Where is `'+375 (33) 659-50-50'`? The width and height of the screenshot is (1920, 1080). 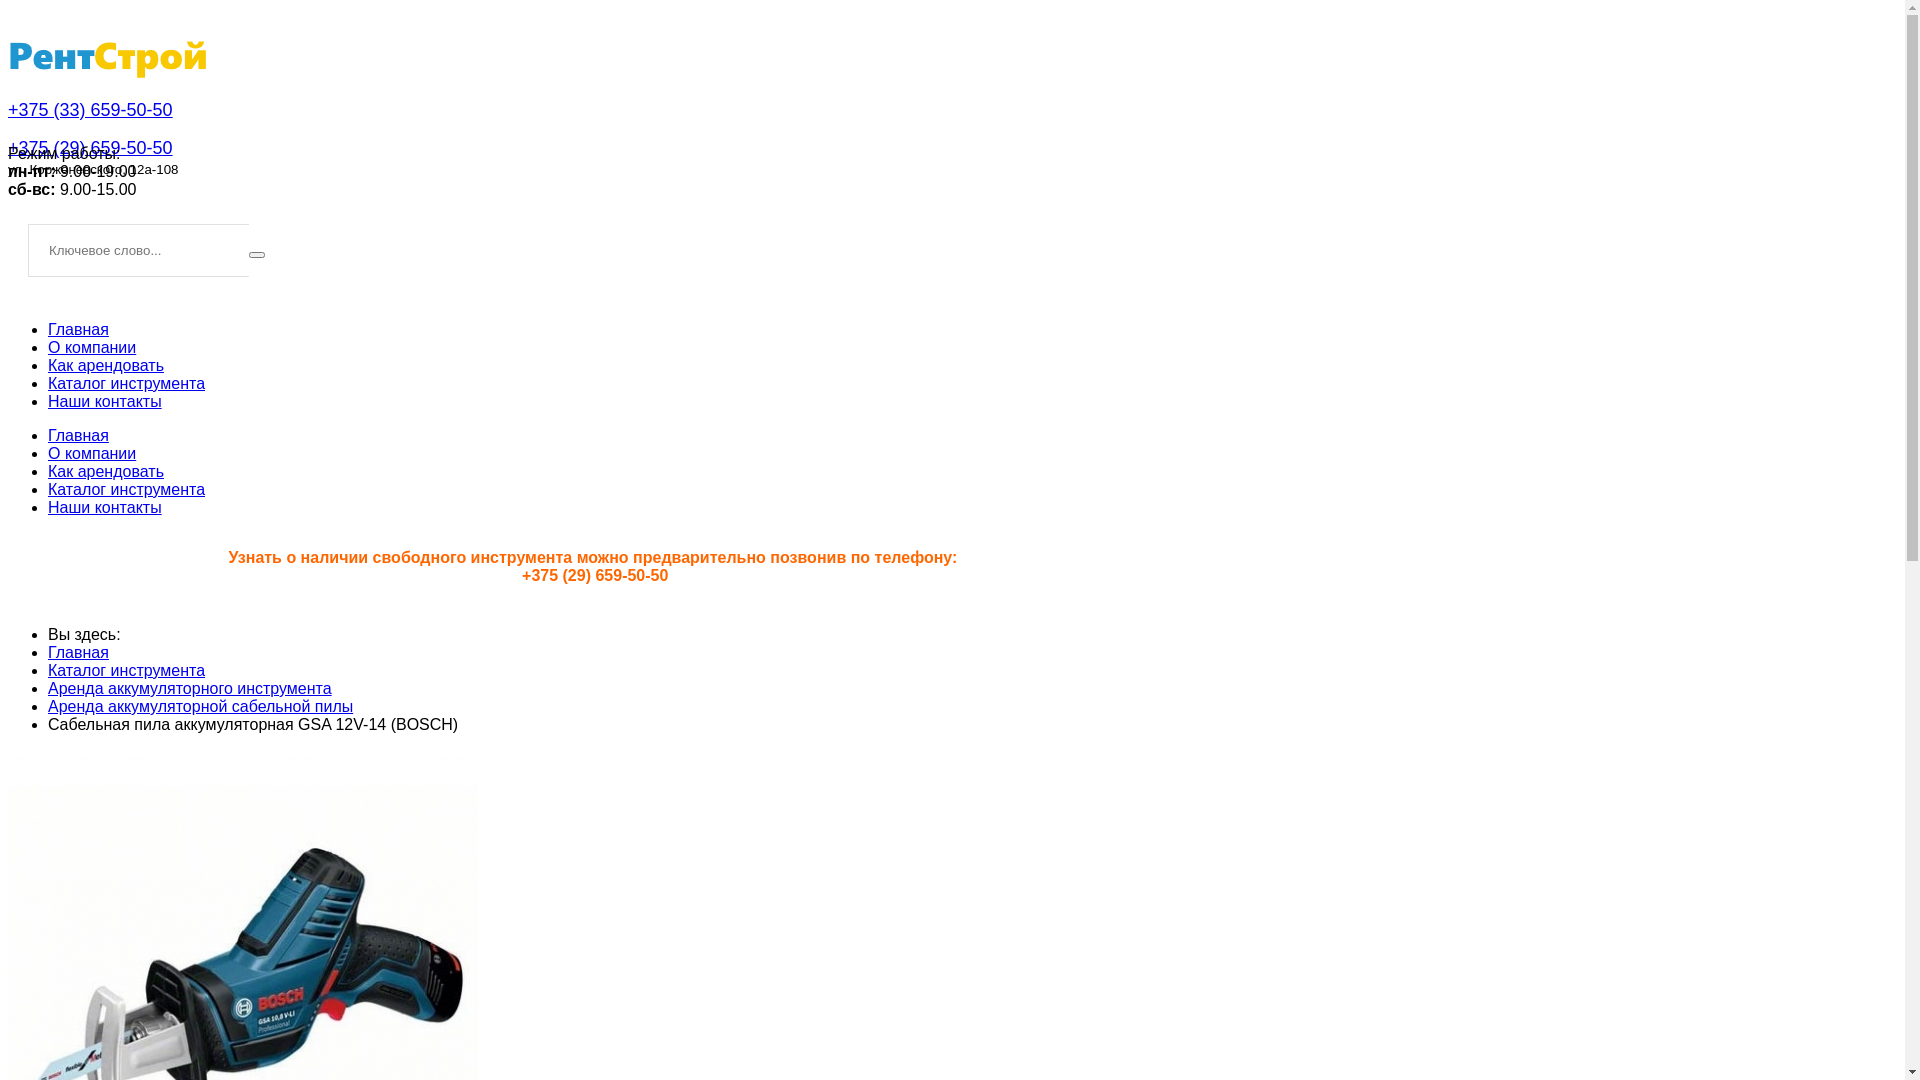
'+375 (33) 659-50-50' is located at coordinates (89, 110).